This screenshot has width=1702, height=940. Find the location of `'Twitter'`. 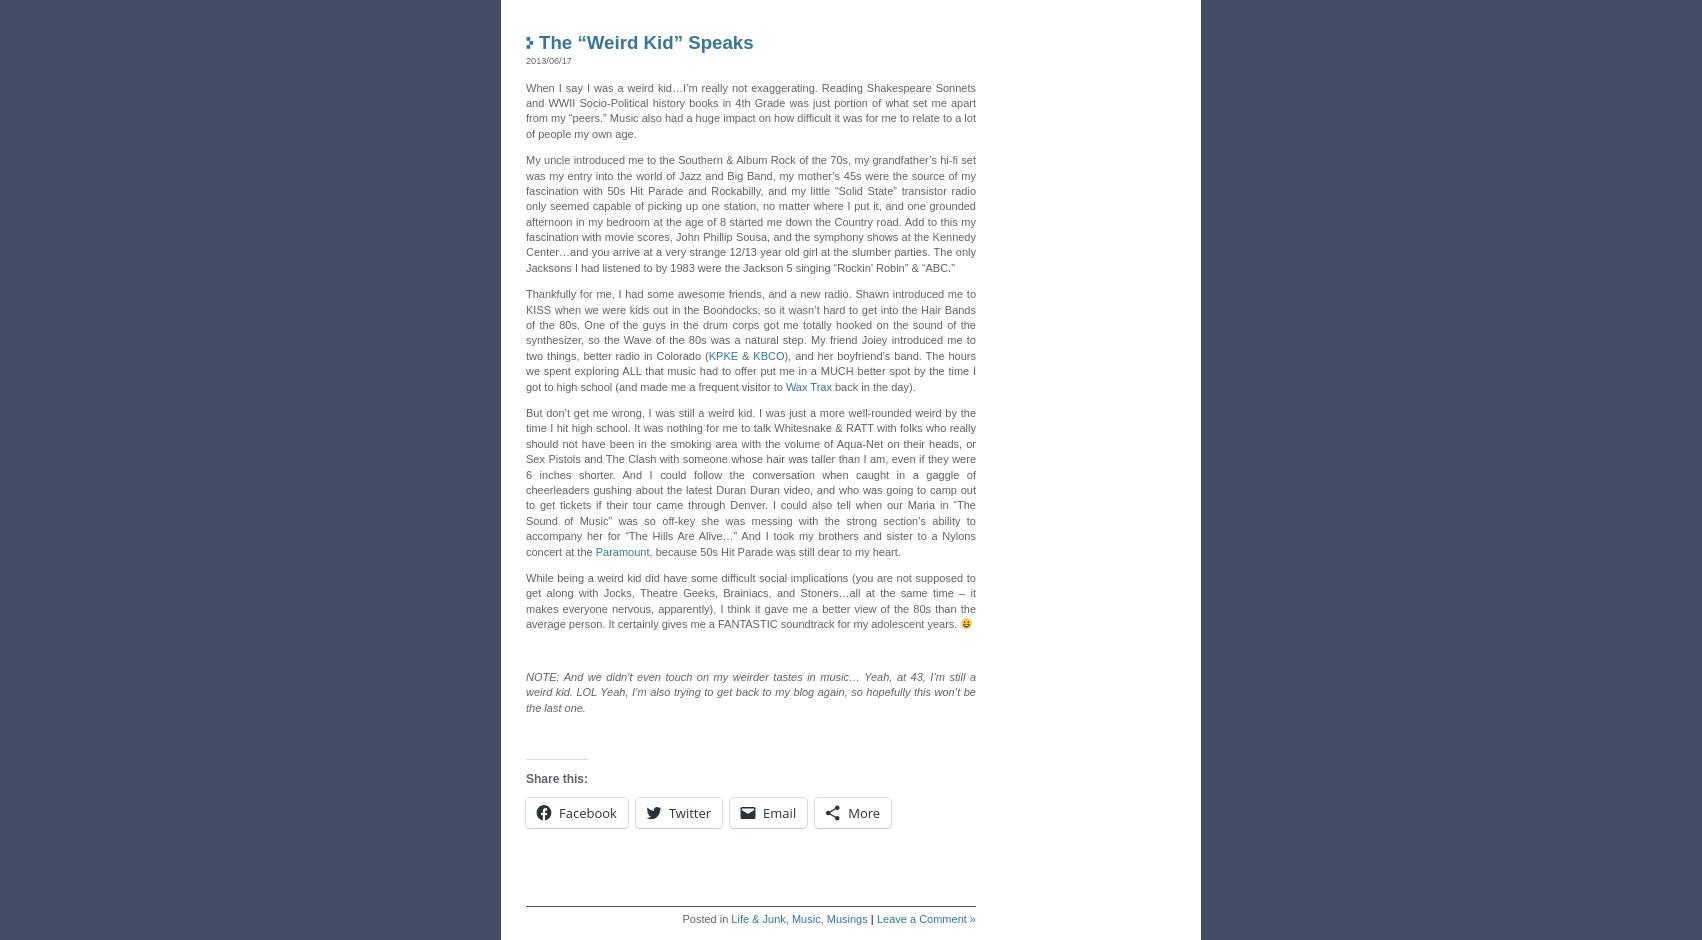

'Twitter' is located at coordinates (689, 813).